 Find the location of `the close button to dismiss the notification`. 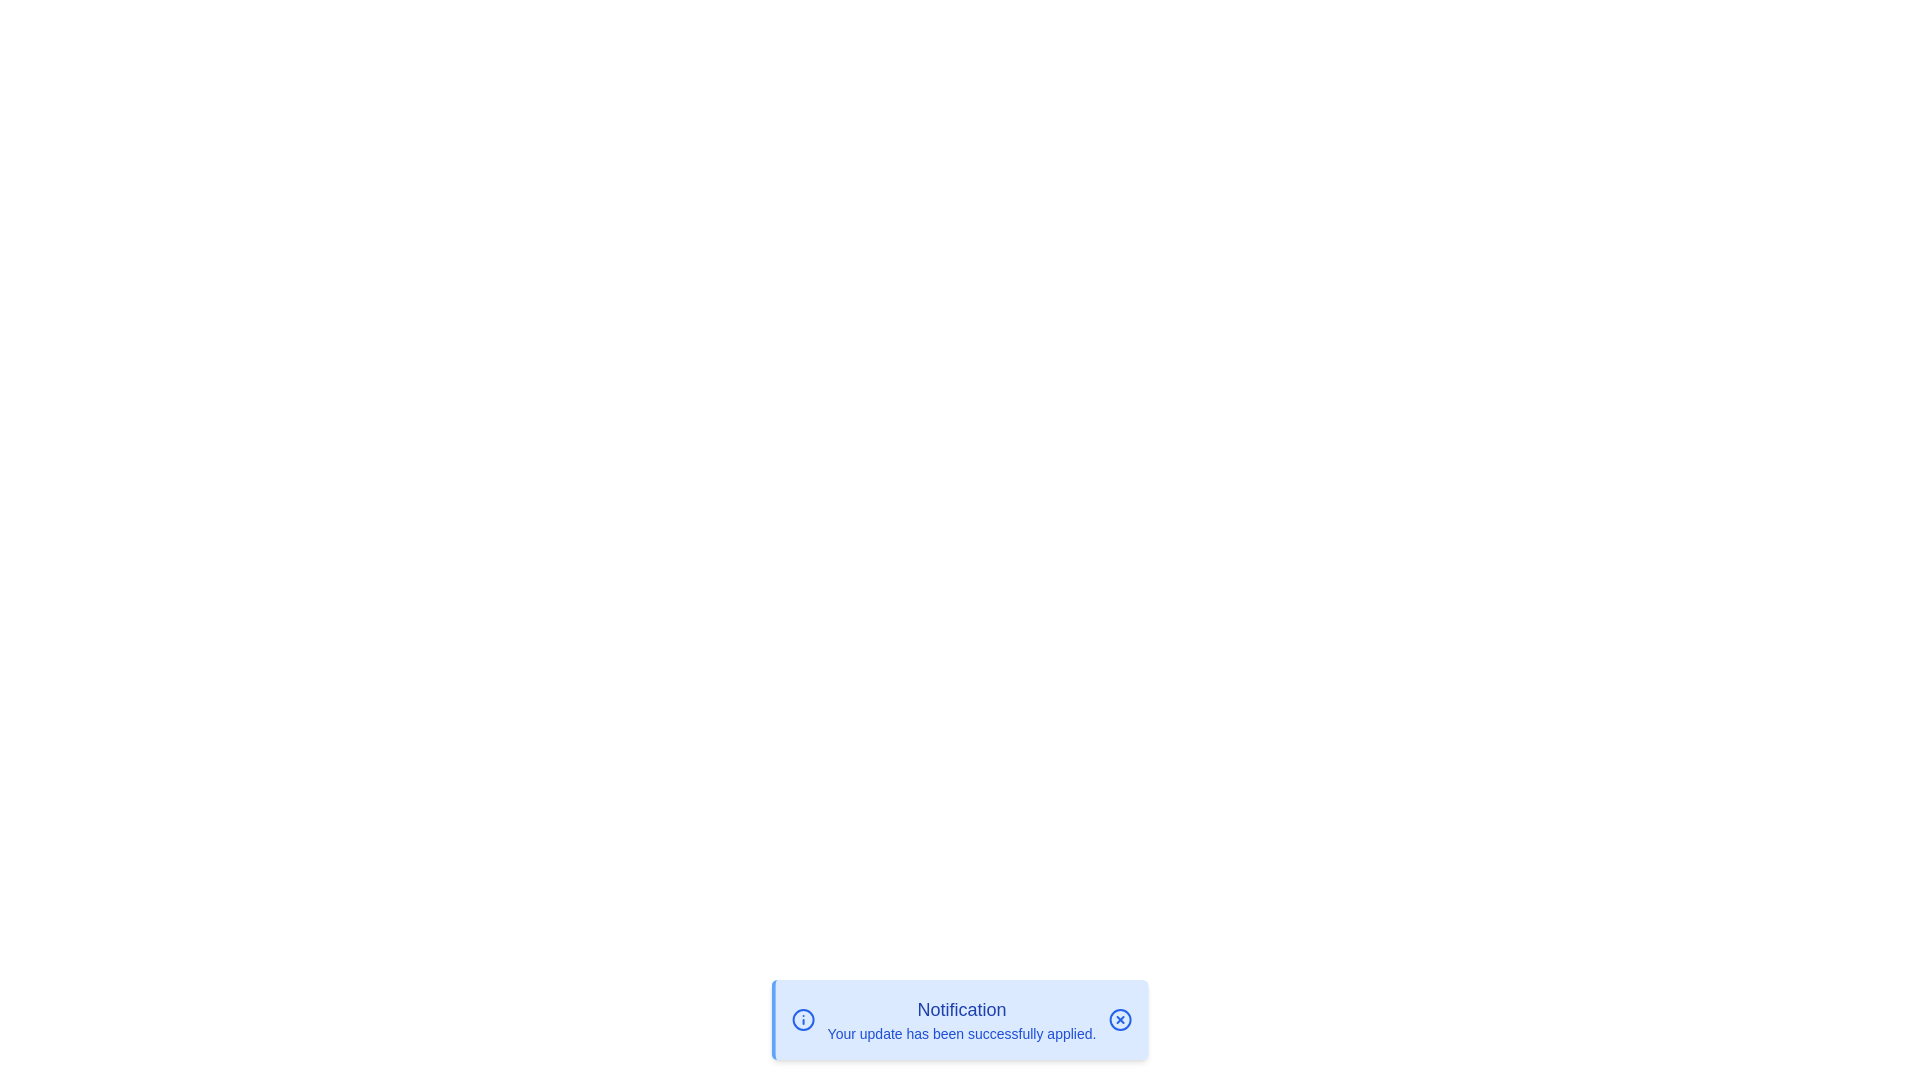

the close button to dismiss the notification is located at coordinates (1120, 1019).